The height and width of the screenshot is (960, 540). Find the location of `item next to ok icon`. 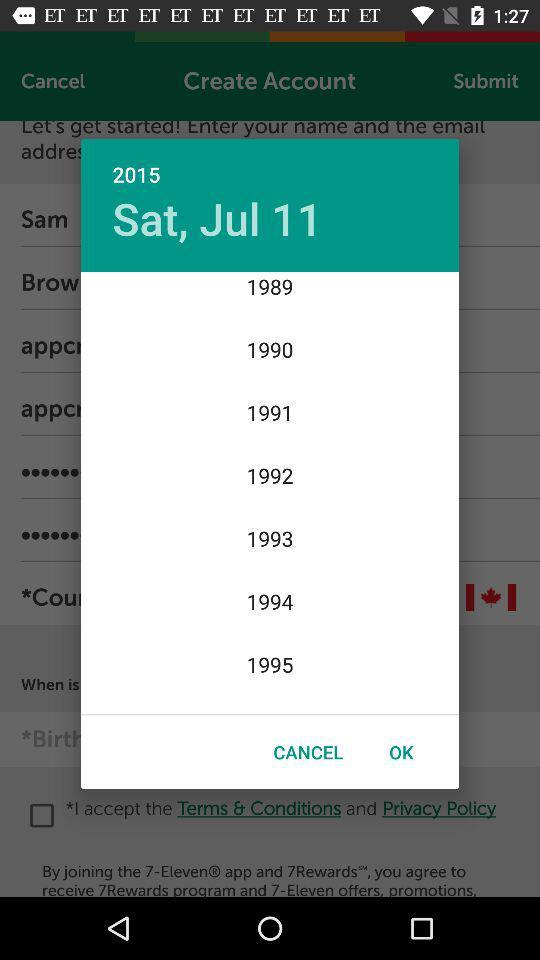

item next to ok icon is located at coordinates (308, 751).